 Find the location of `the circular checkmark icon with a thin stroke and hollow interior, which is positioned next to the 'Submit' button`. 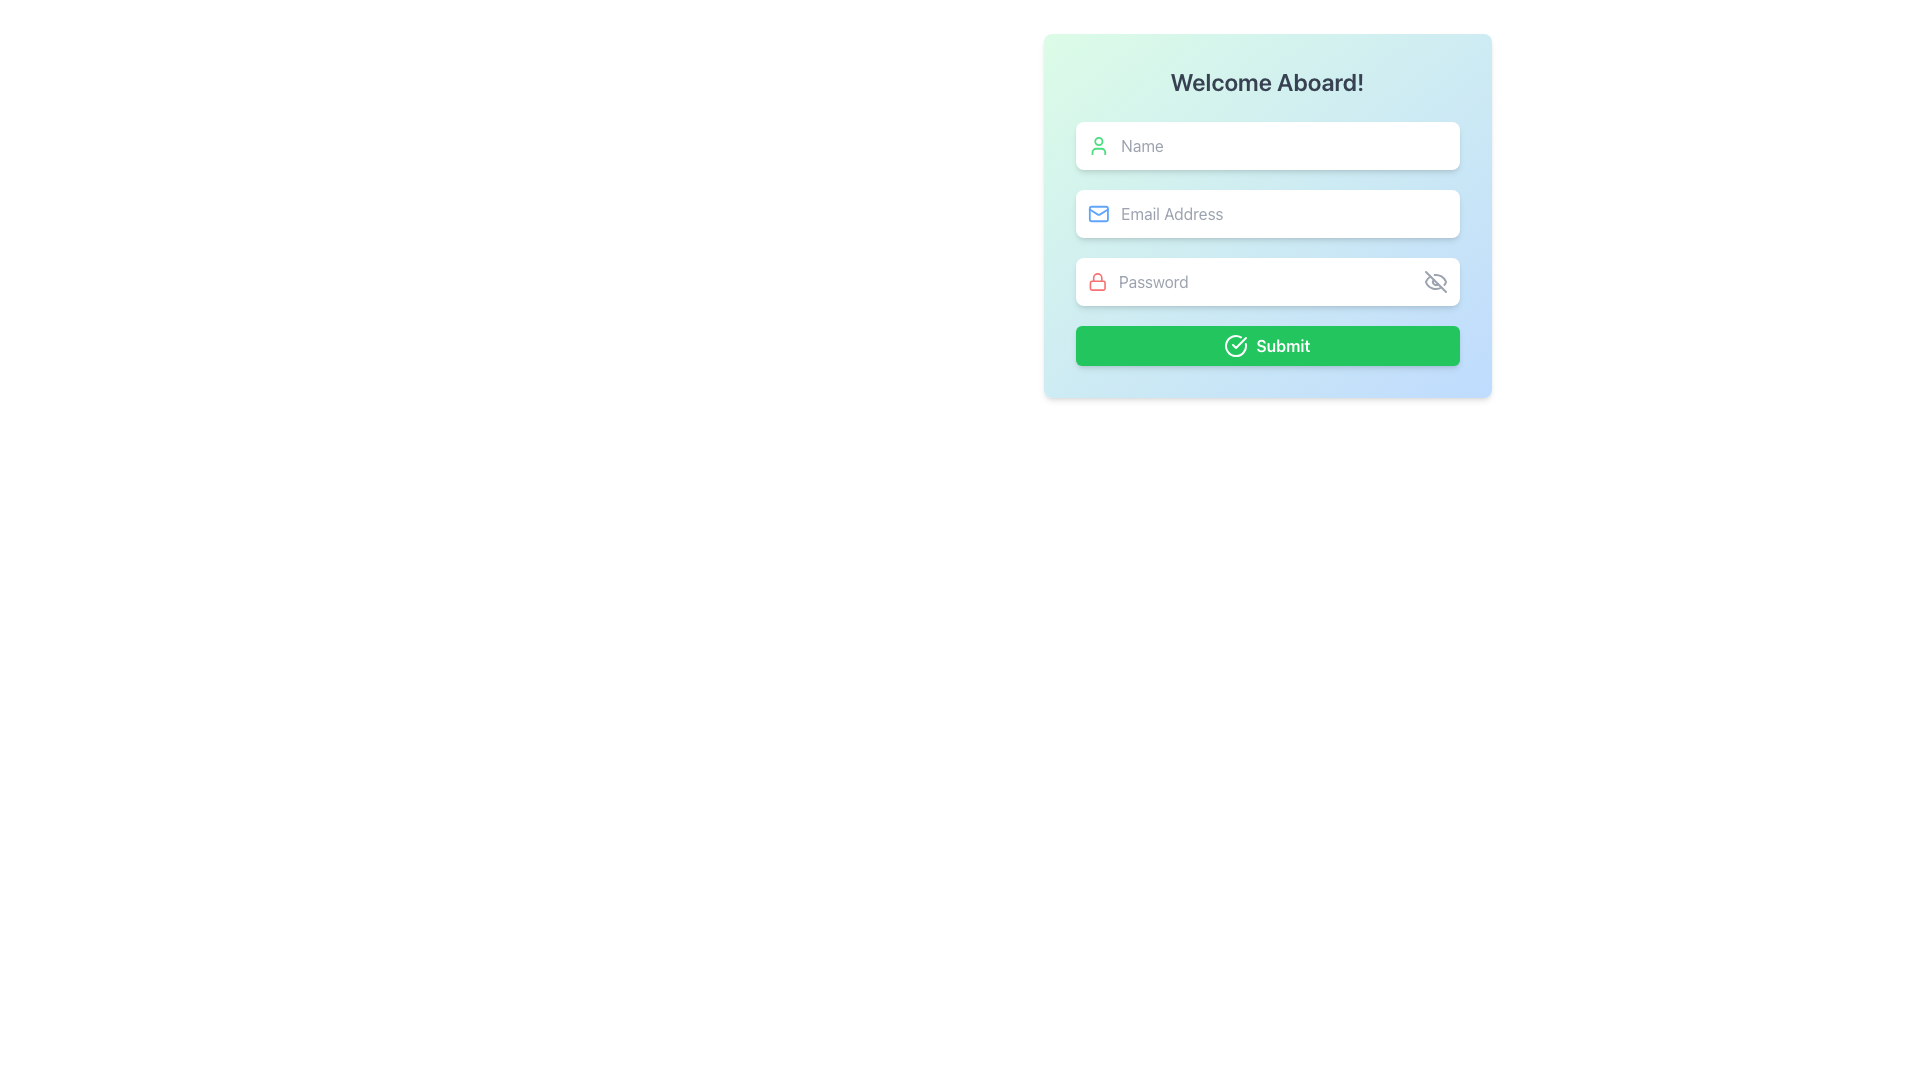

the circular checkmark icon with a thin stroke and hollow interior, which is positioned next to the 'Submit' button is located at coordinates (1235, 345).